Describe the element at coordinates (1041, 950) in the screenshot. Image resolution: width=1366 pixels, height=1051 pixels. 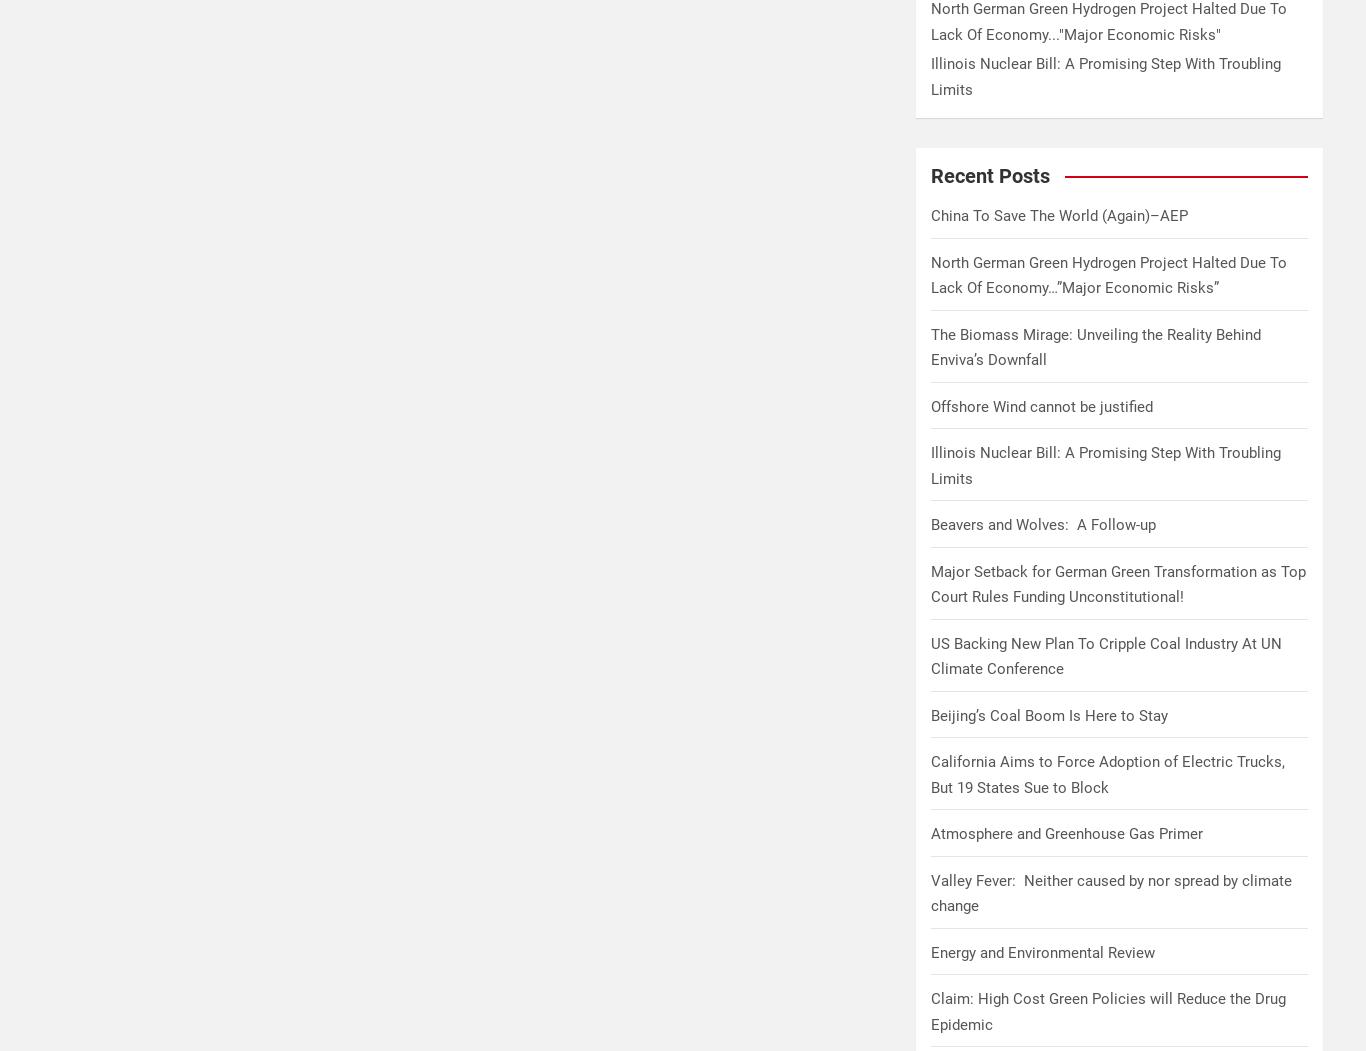
I see `'Energy and Environmental Review'` at that location.